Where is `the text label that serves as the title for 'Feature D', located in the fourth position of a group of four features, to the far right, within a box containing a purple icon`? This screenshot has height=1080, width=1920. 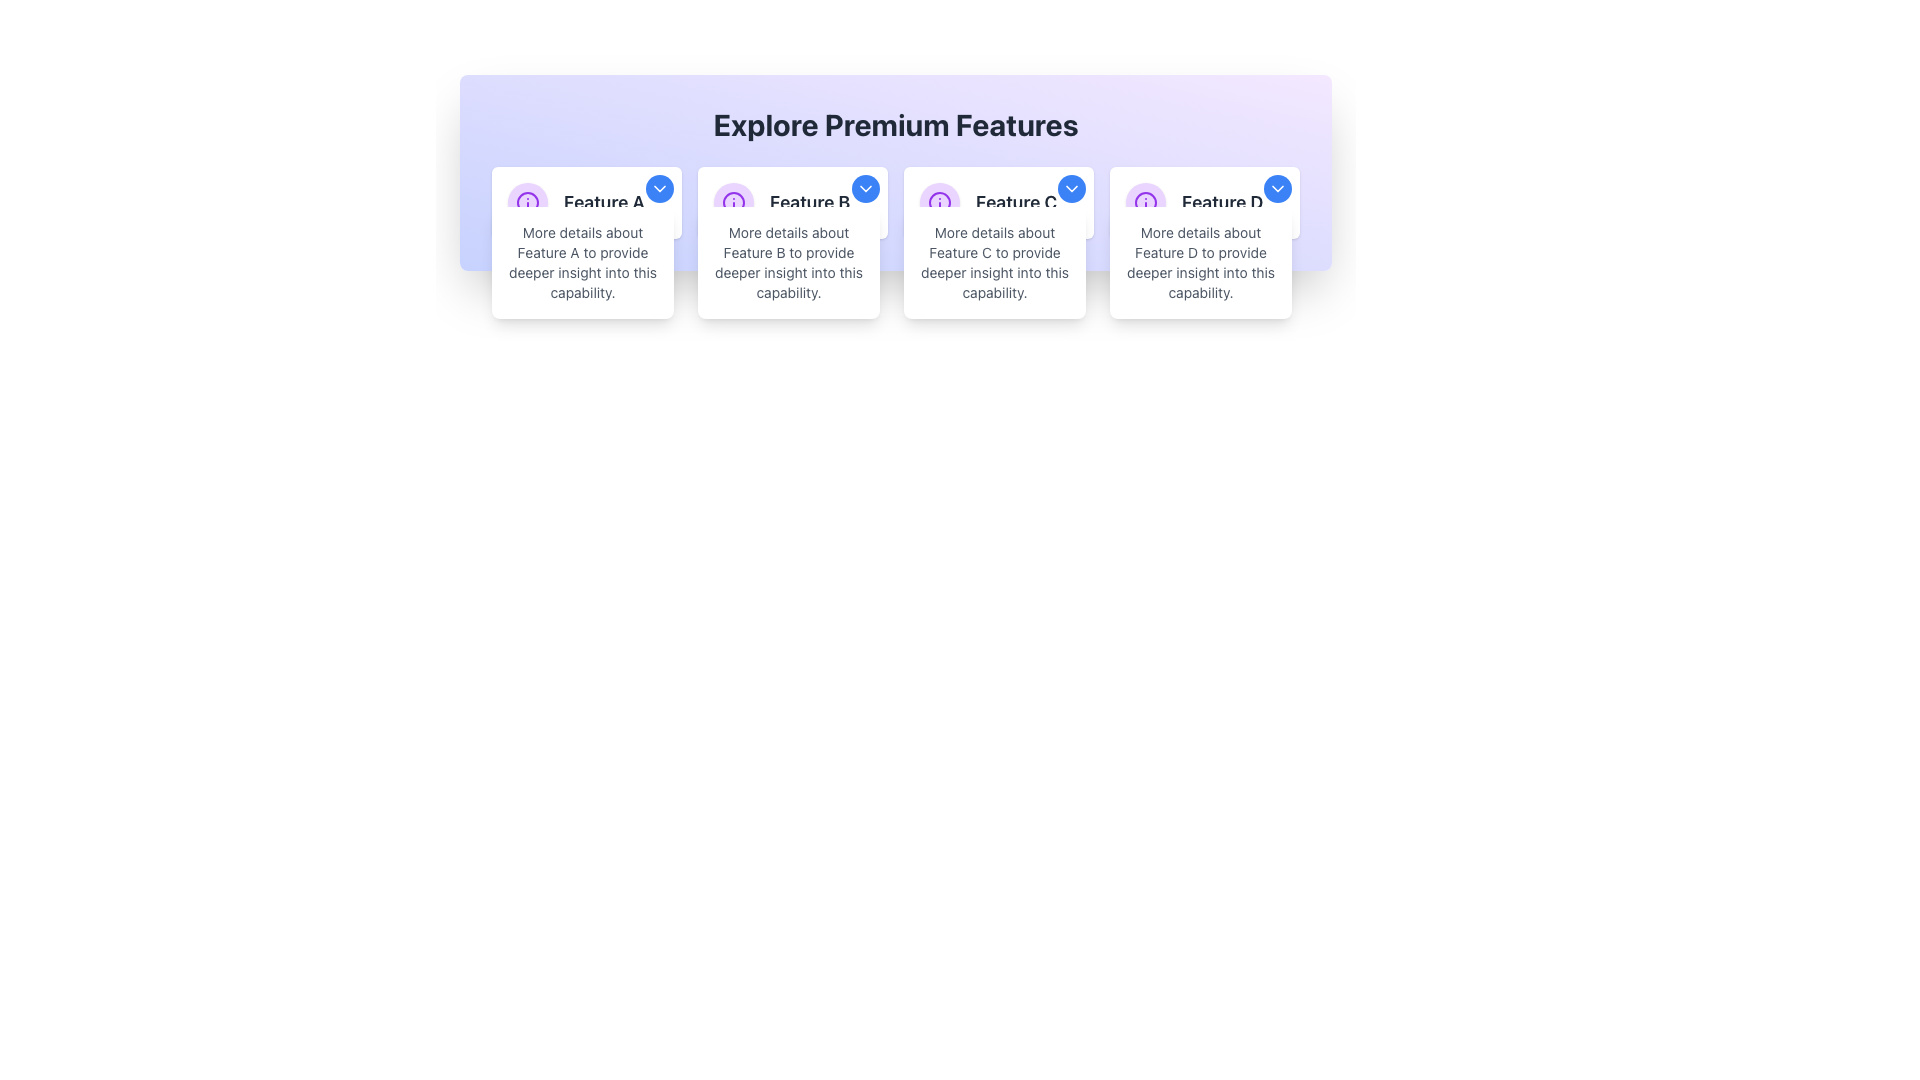
the text label that serves as the title for 'Feature D', located in the fourth position of a group of four features, to the far right, within a box containing a purple icon is located at coordinates (1221, 203).